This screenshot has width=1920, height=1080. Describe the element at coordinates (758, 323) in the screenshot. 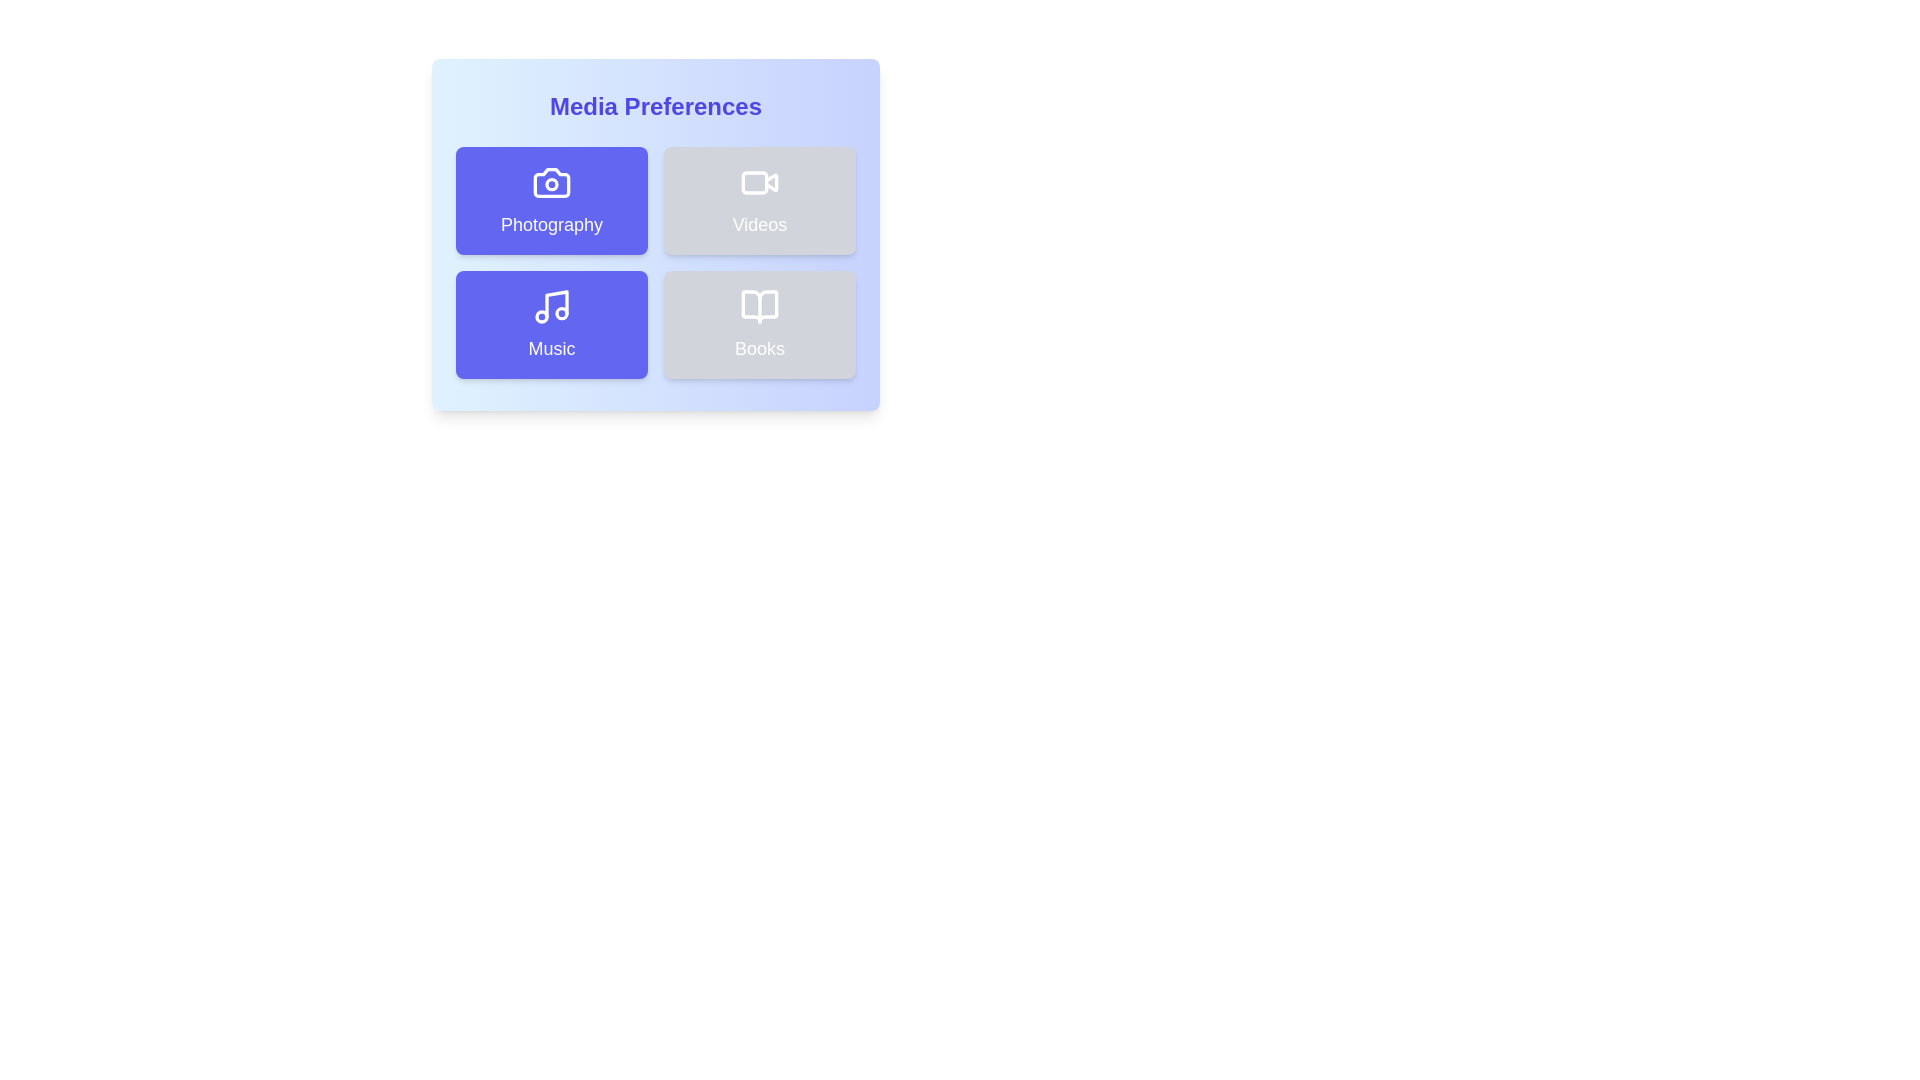

I see `the Books button to observe visual feedback` at that location.